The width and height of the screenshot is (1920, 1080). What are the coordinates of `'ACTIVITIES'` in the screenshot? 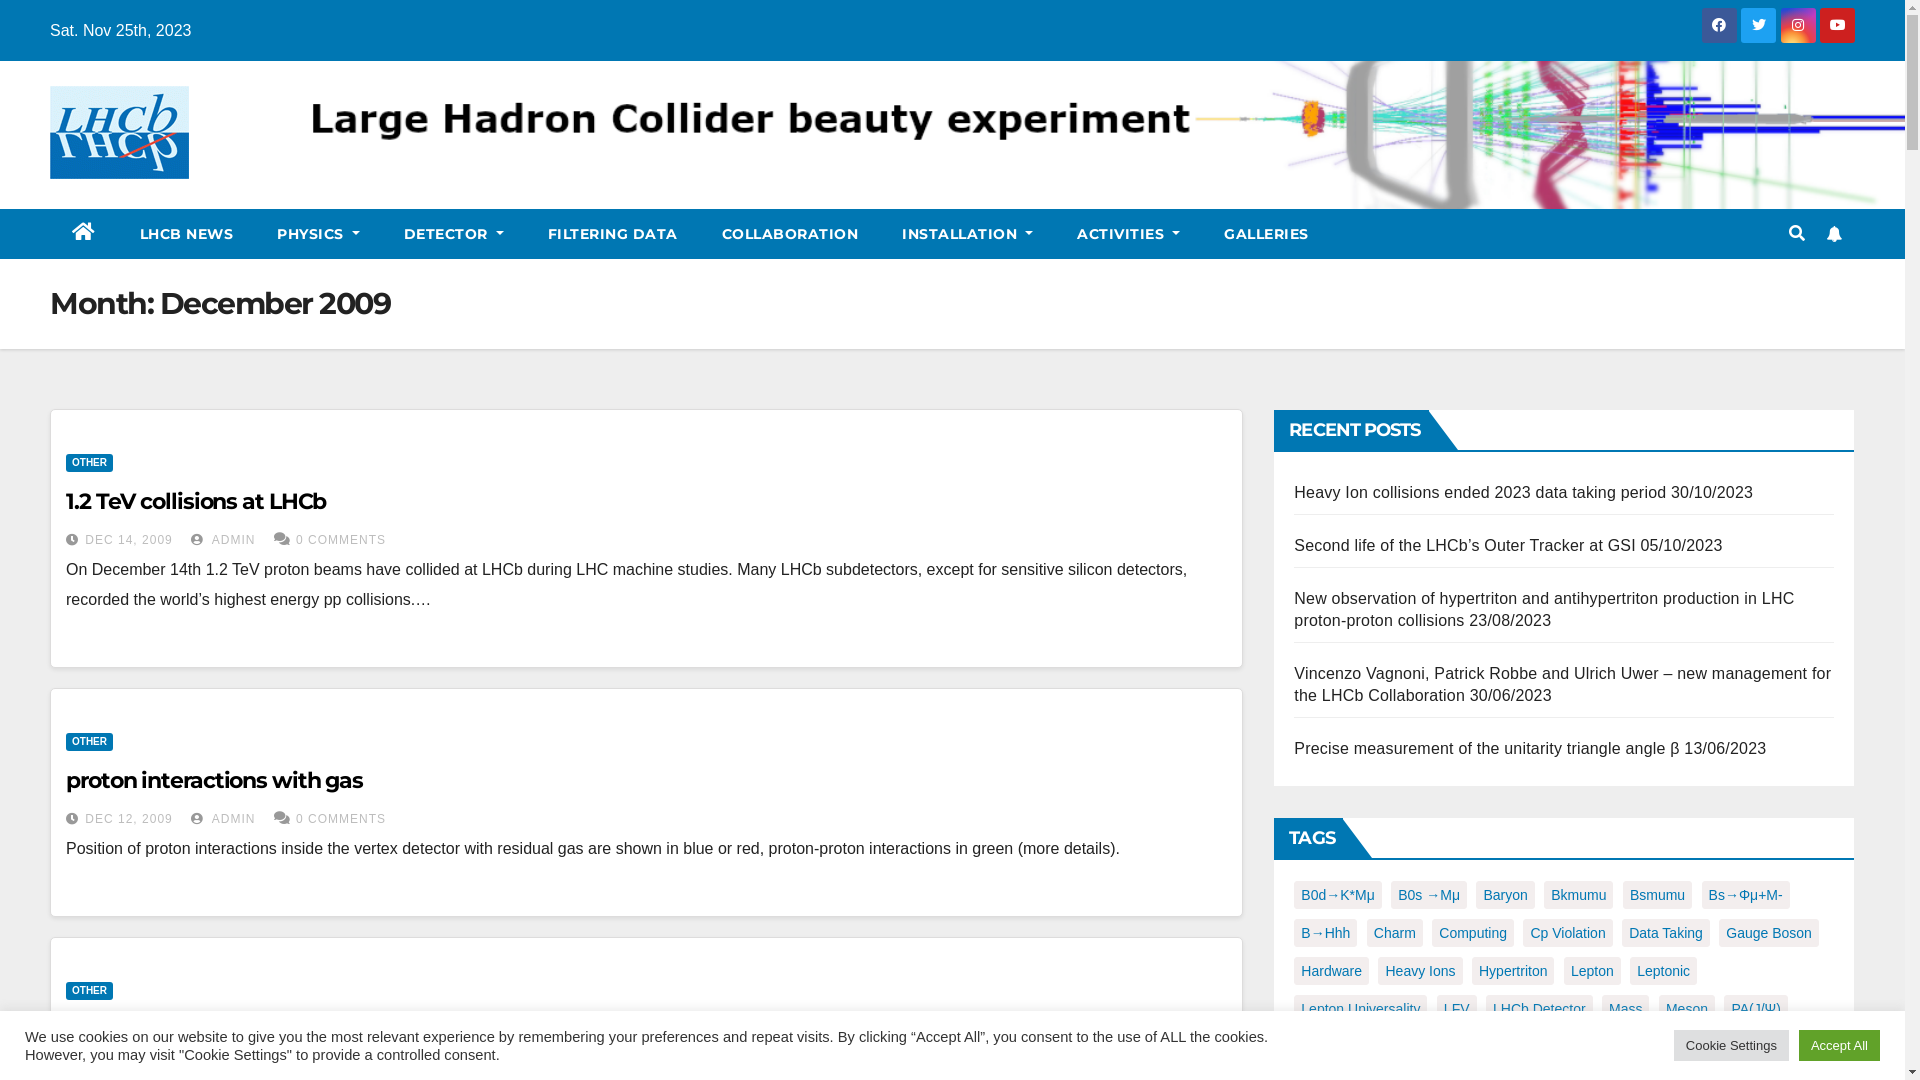 It's located at (1128, 233).